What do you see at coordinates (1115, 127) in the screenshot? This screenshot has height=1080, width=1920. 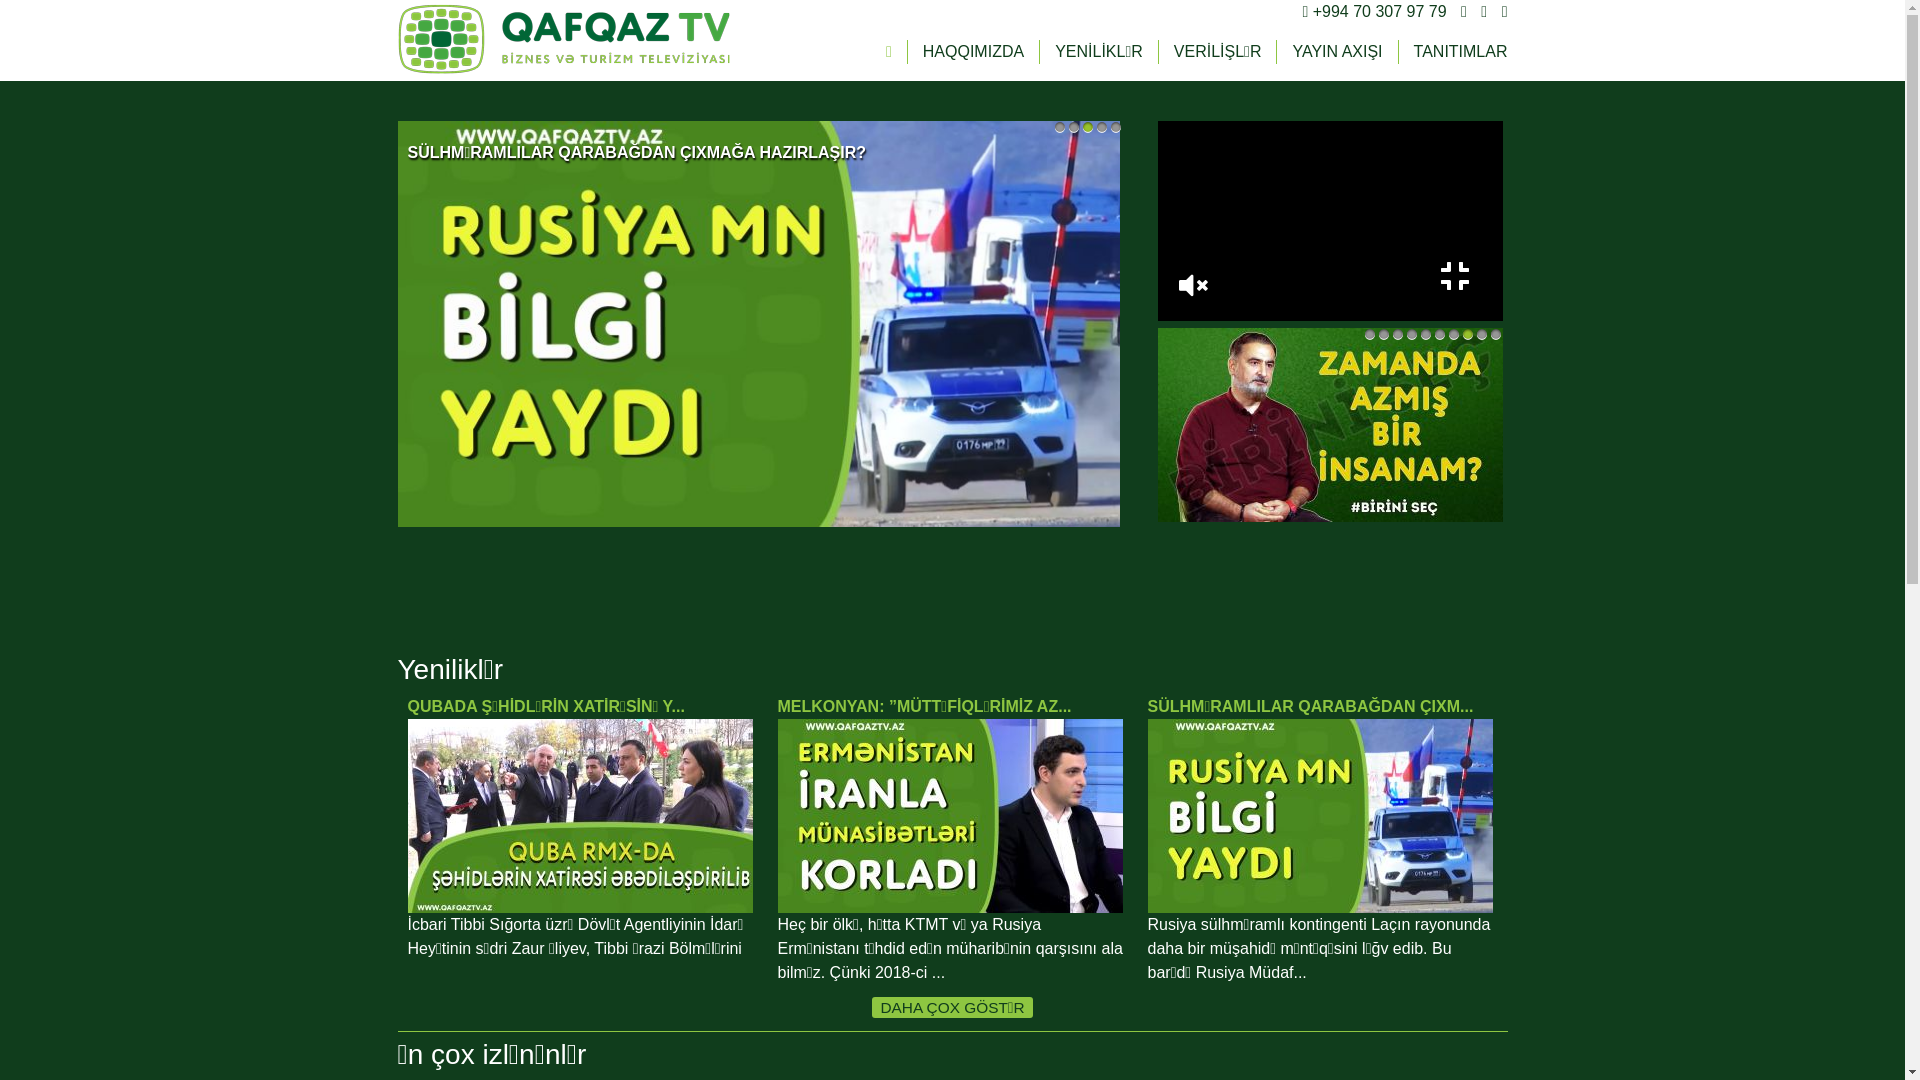 I see `'5'` at bounding box center [1115, 127].